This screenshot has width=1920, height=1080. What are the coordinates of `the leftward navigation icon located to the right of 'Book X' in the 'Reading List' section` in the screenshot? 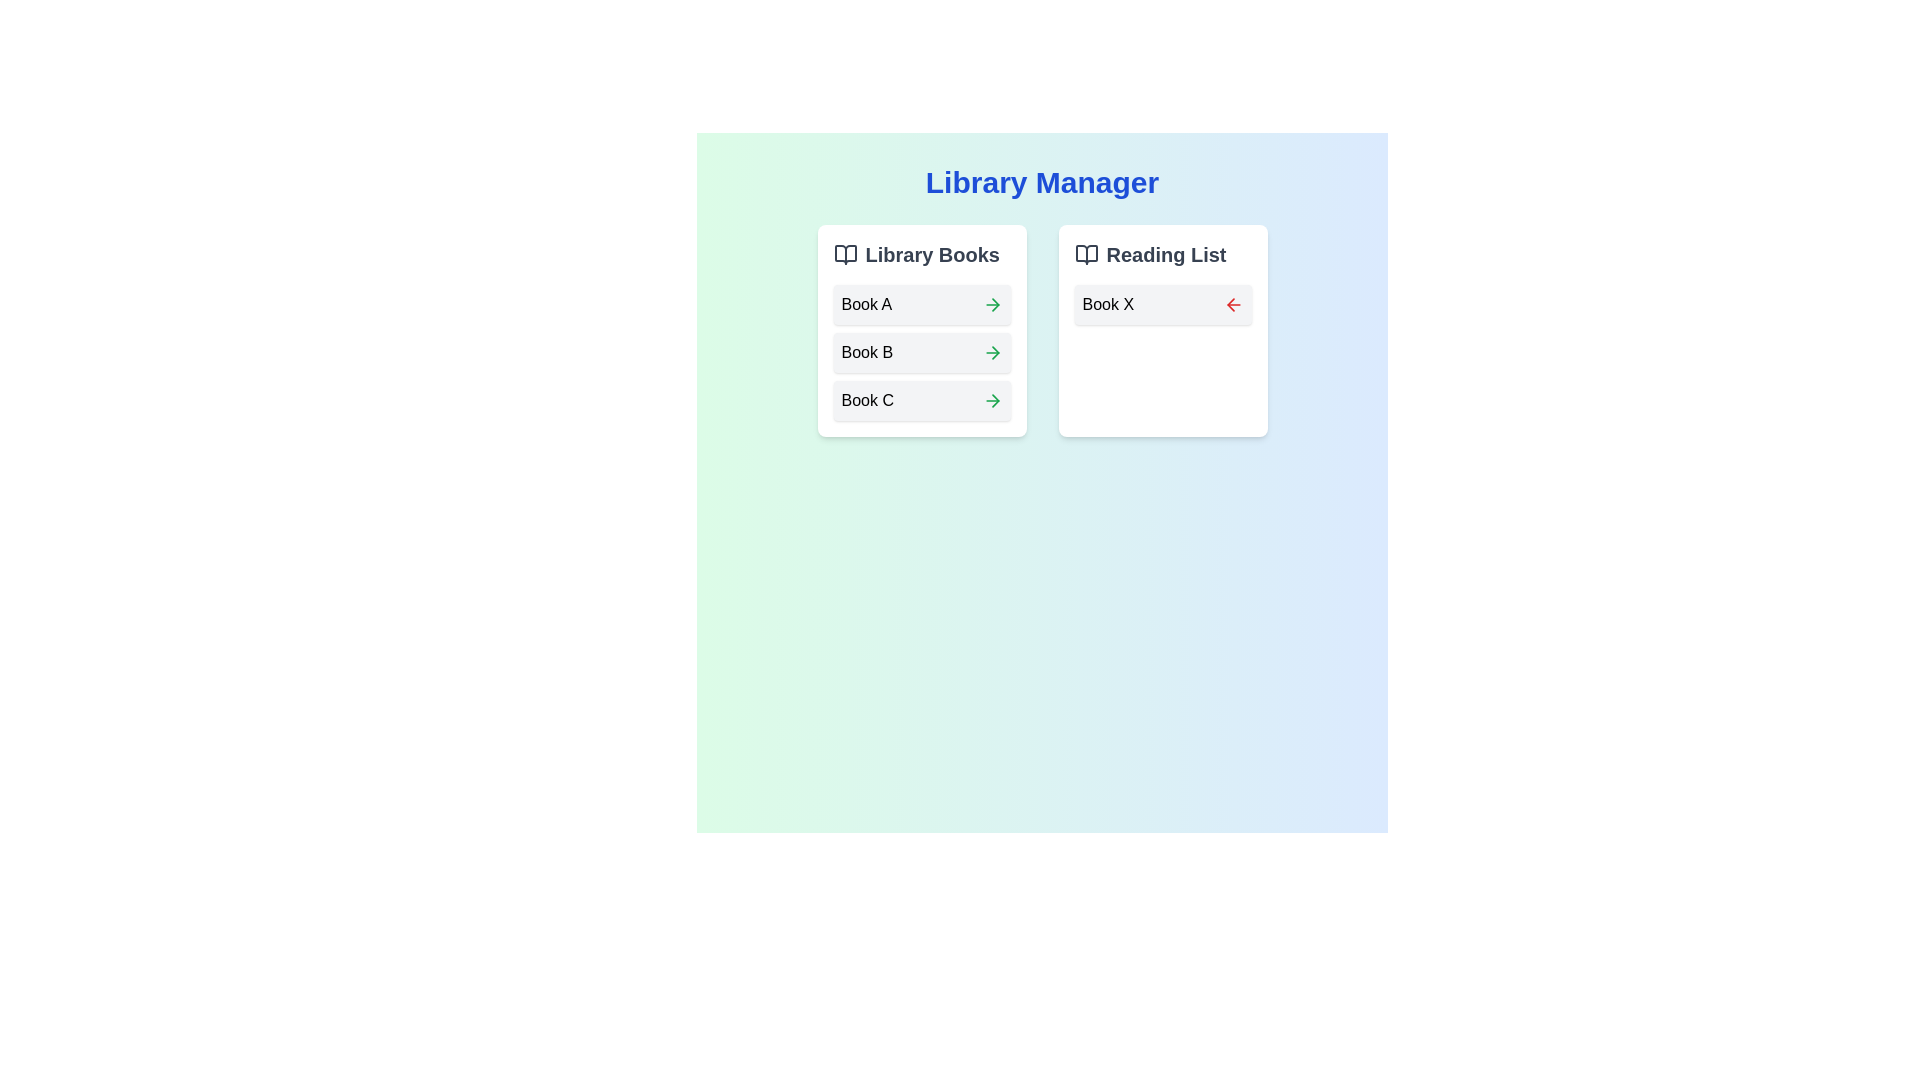 It's located at (1229, 304).